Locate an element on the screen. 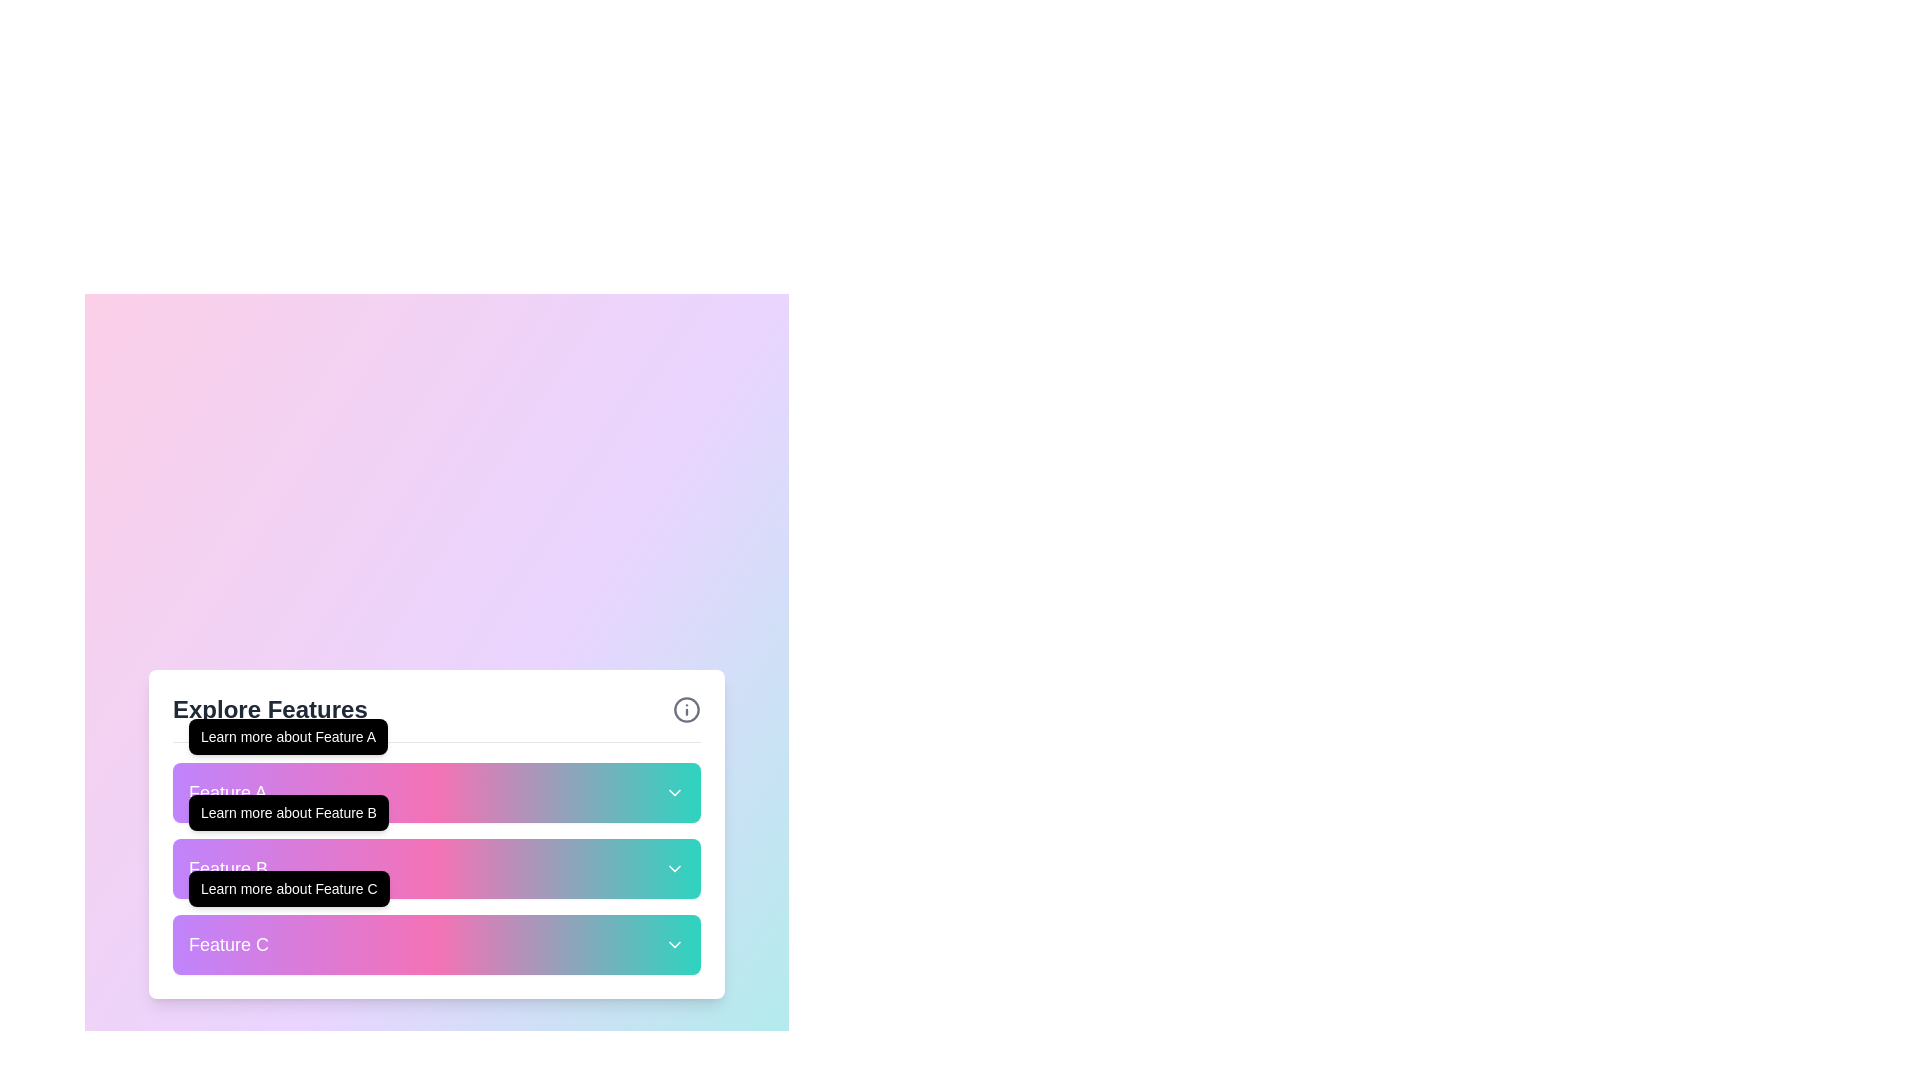 Image resolution: width=1920 pixels, height=1080 pixels. bold text label that says 'Explore Features', which is styled prominently in dark gray and located near the top of a card interface is located at coordinates (269, 708).